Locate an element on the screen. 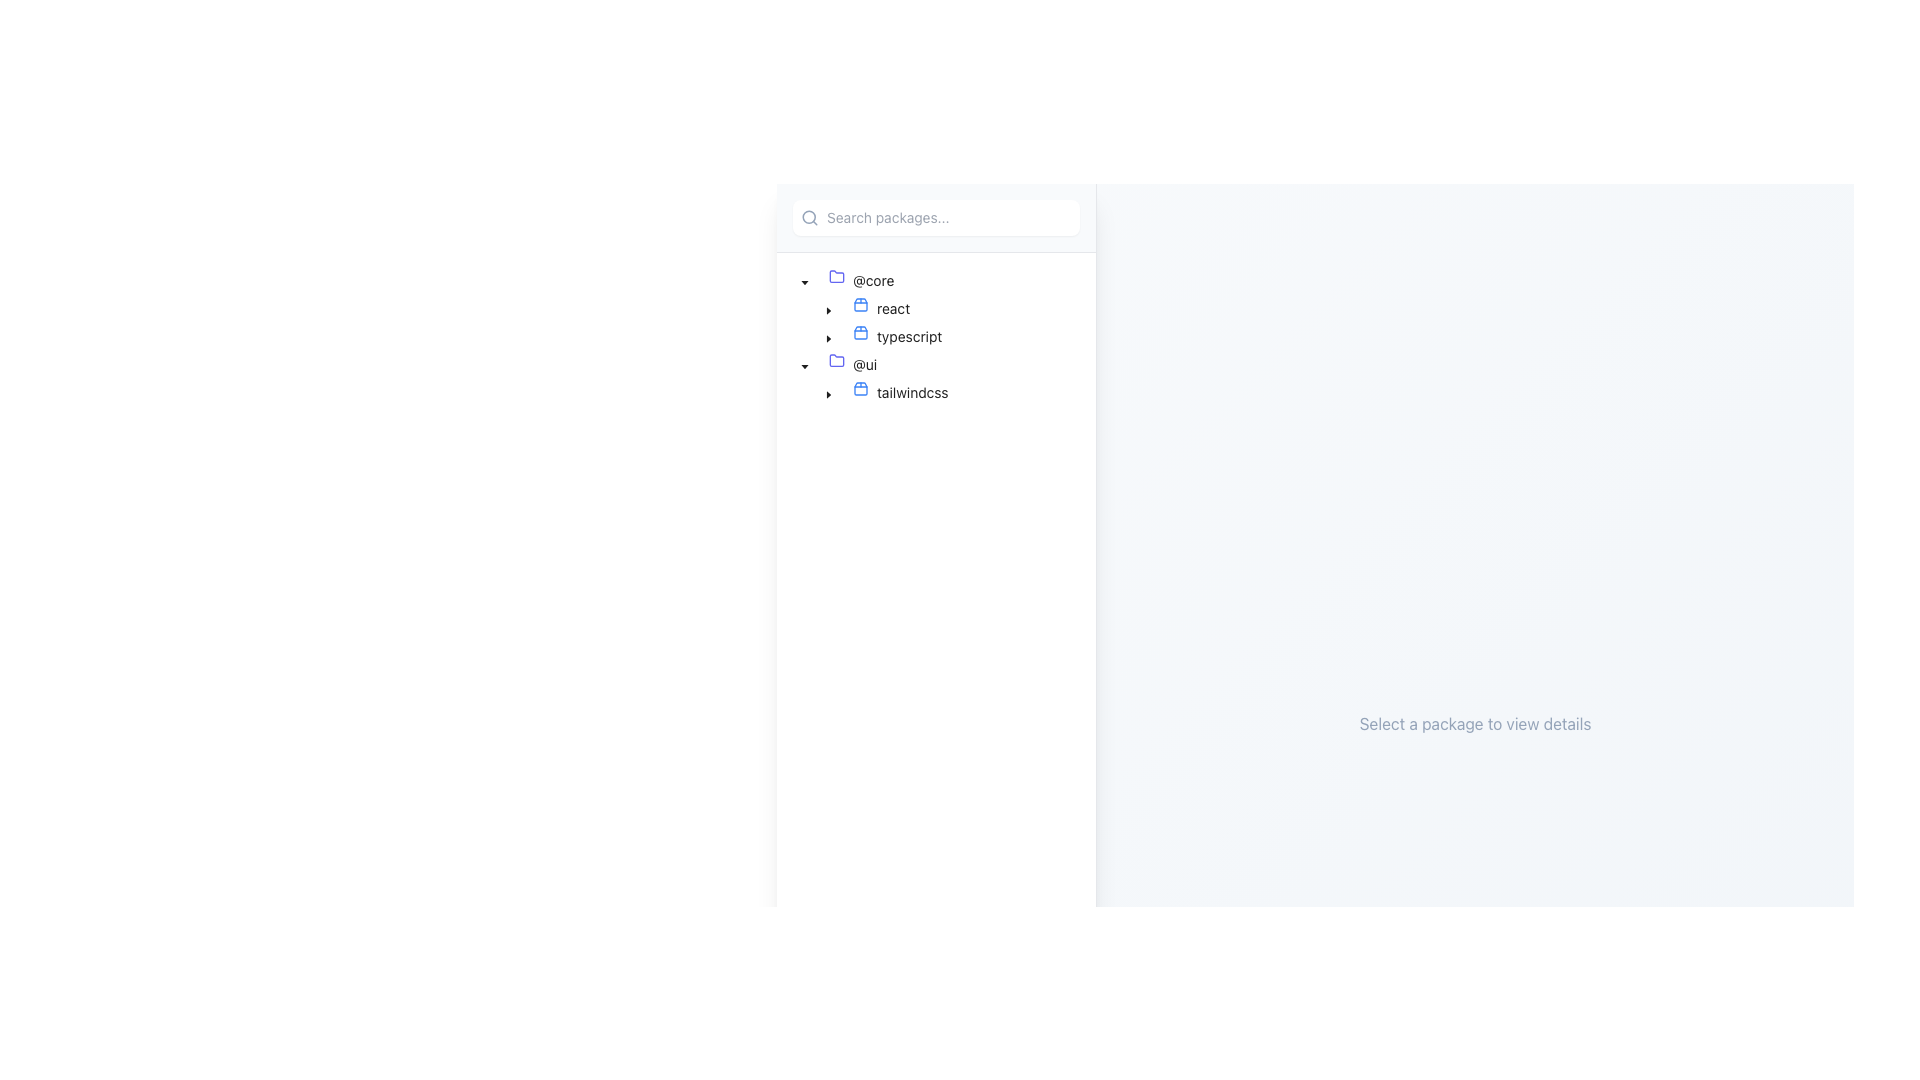  the downward caret icon located beside the '@ui' folder label is located at coordinates (805, 366).